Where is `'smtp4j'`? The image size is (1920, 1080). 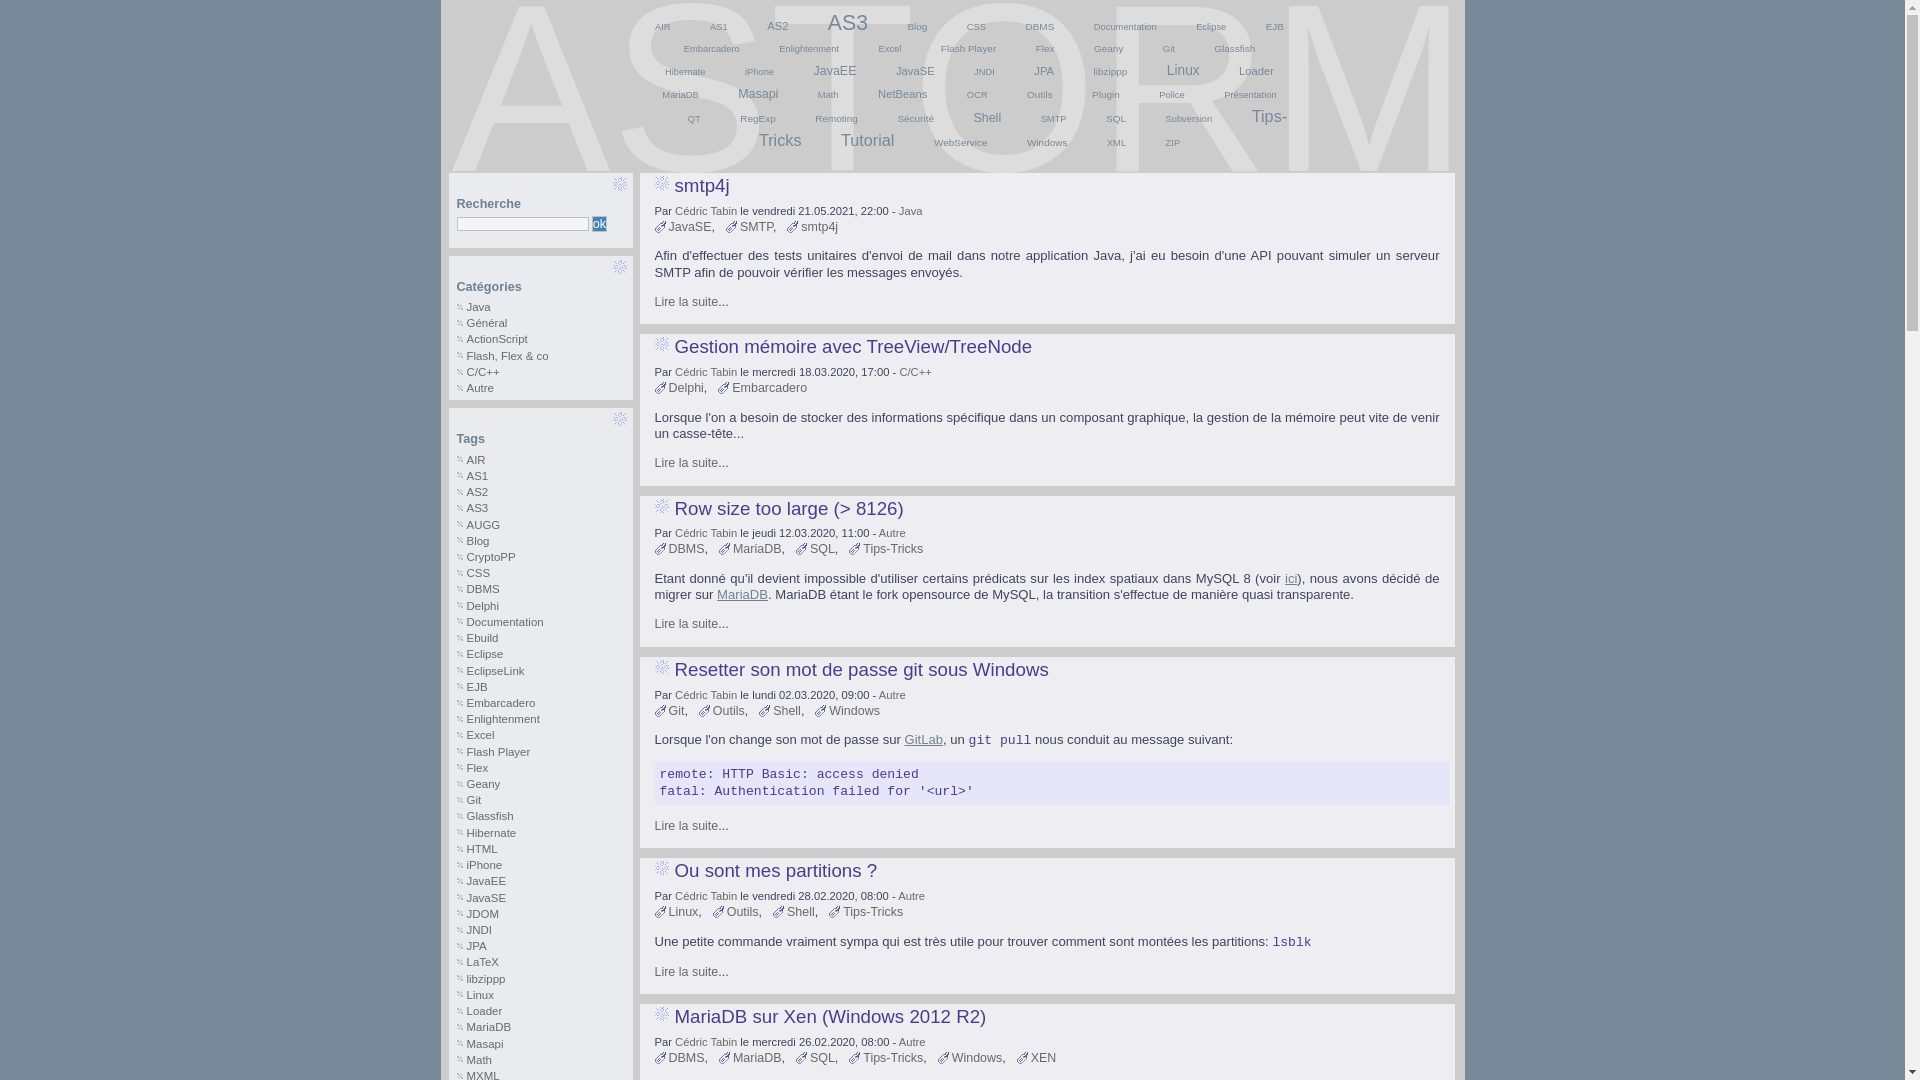 'smtp4j' is located at coordinates (701, 185).